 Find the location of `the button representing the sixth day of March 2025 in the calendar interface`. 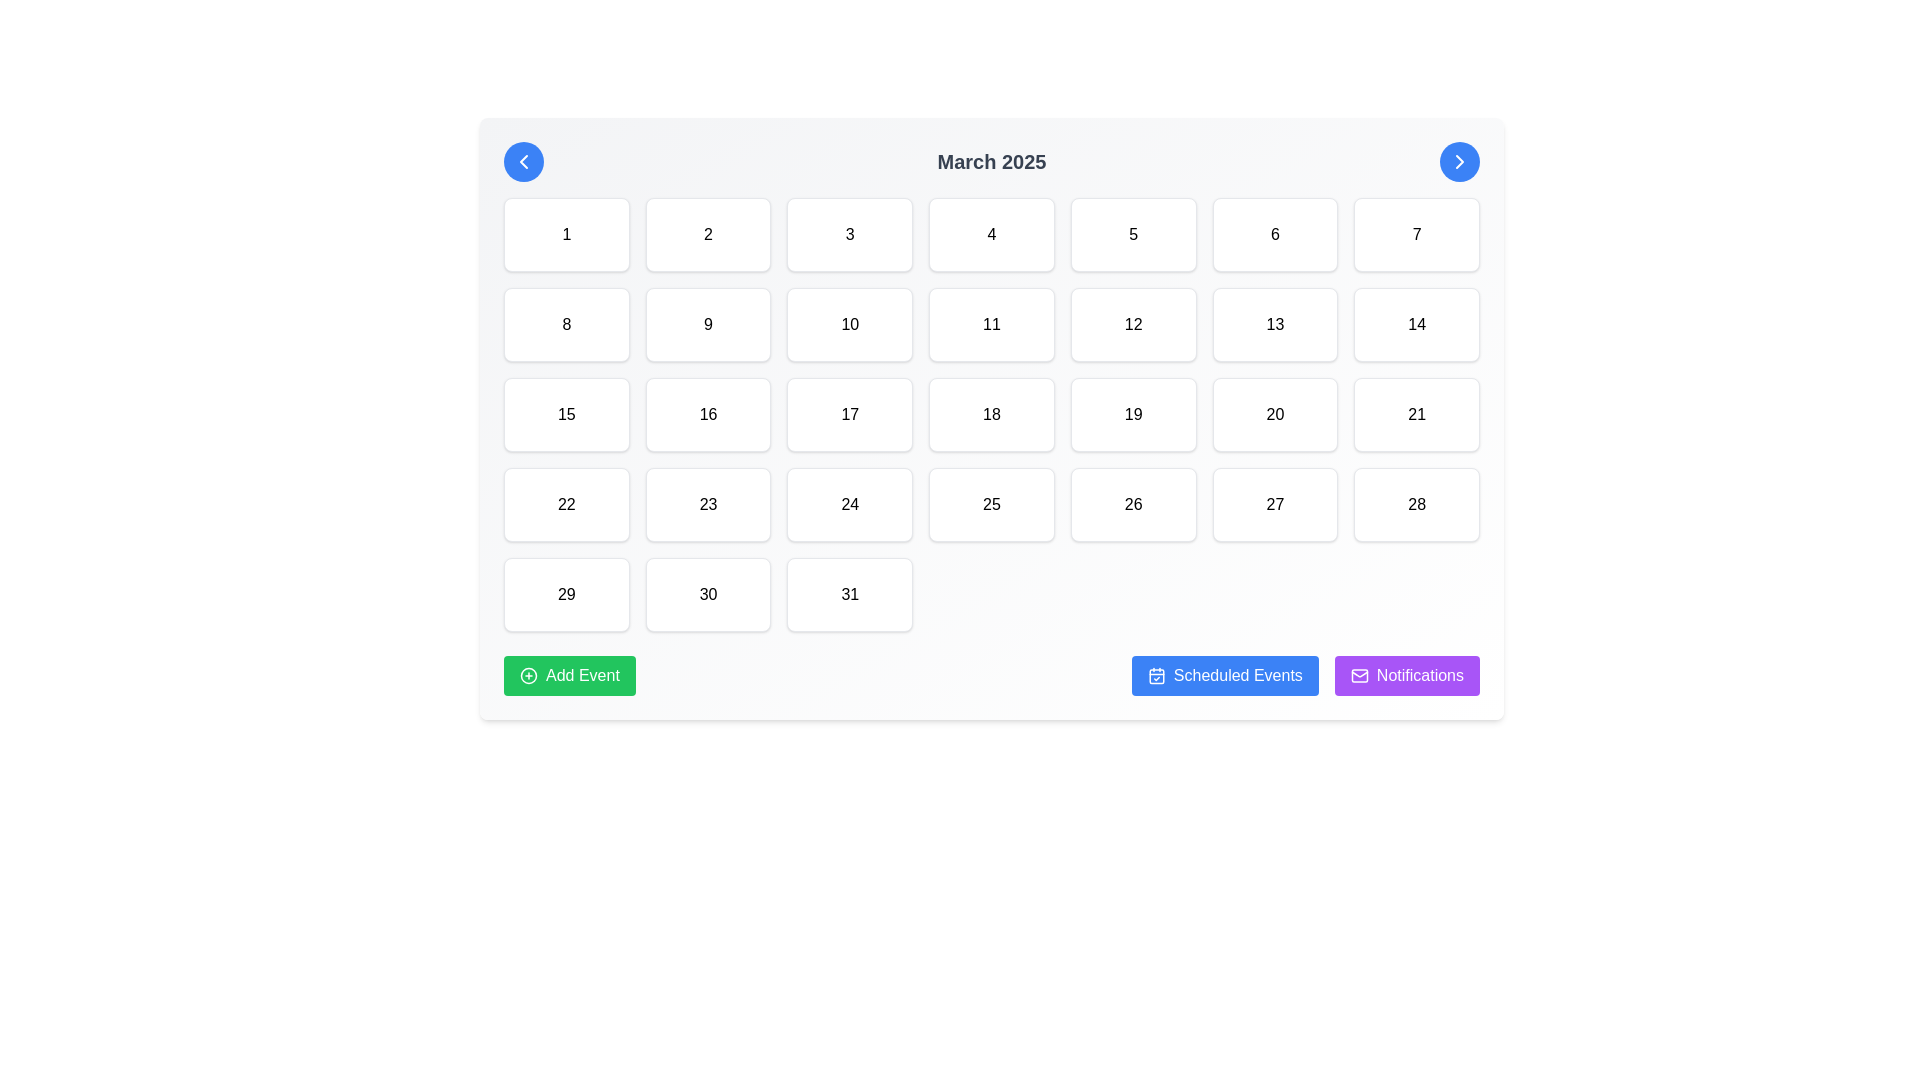

the button representing the sixth day of March 2025 in the calendar interface is located at coordinates (1274, 234).